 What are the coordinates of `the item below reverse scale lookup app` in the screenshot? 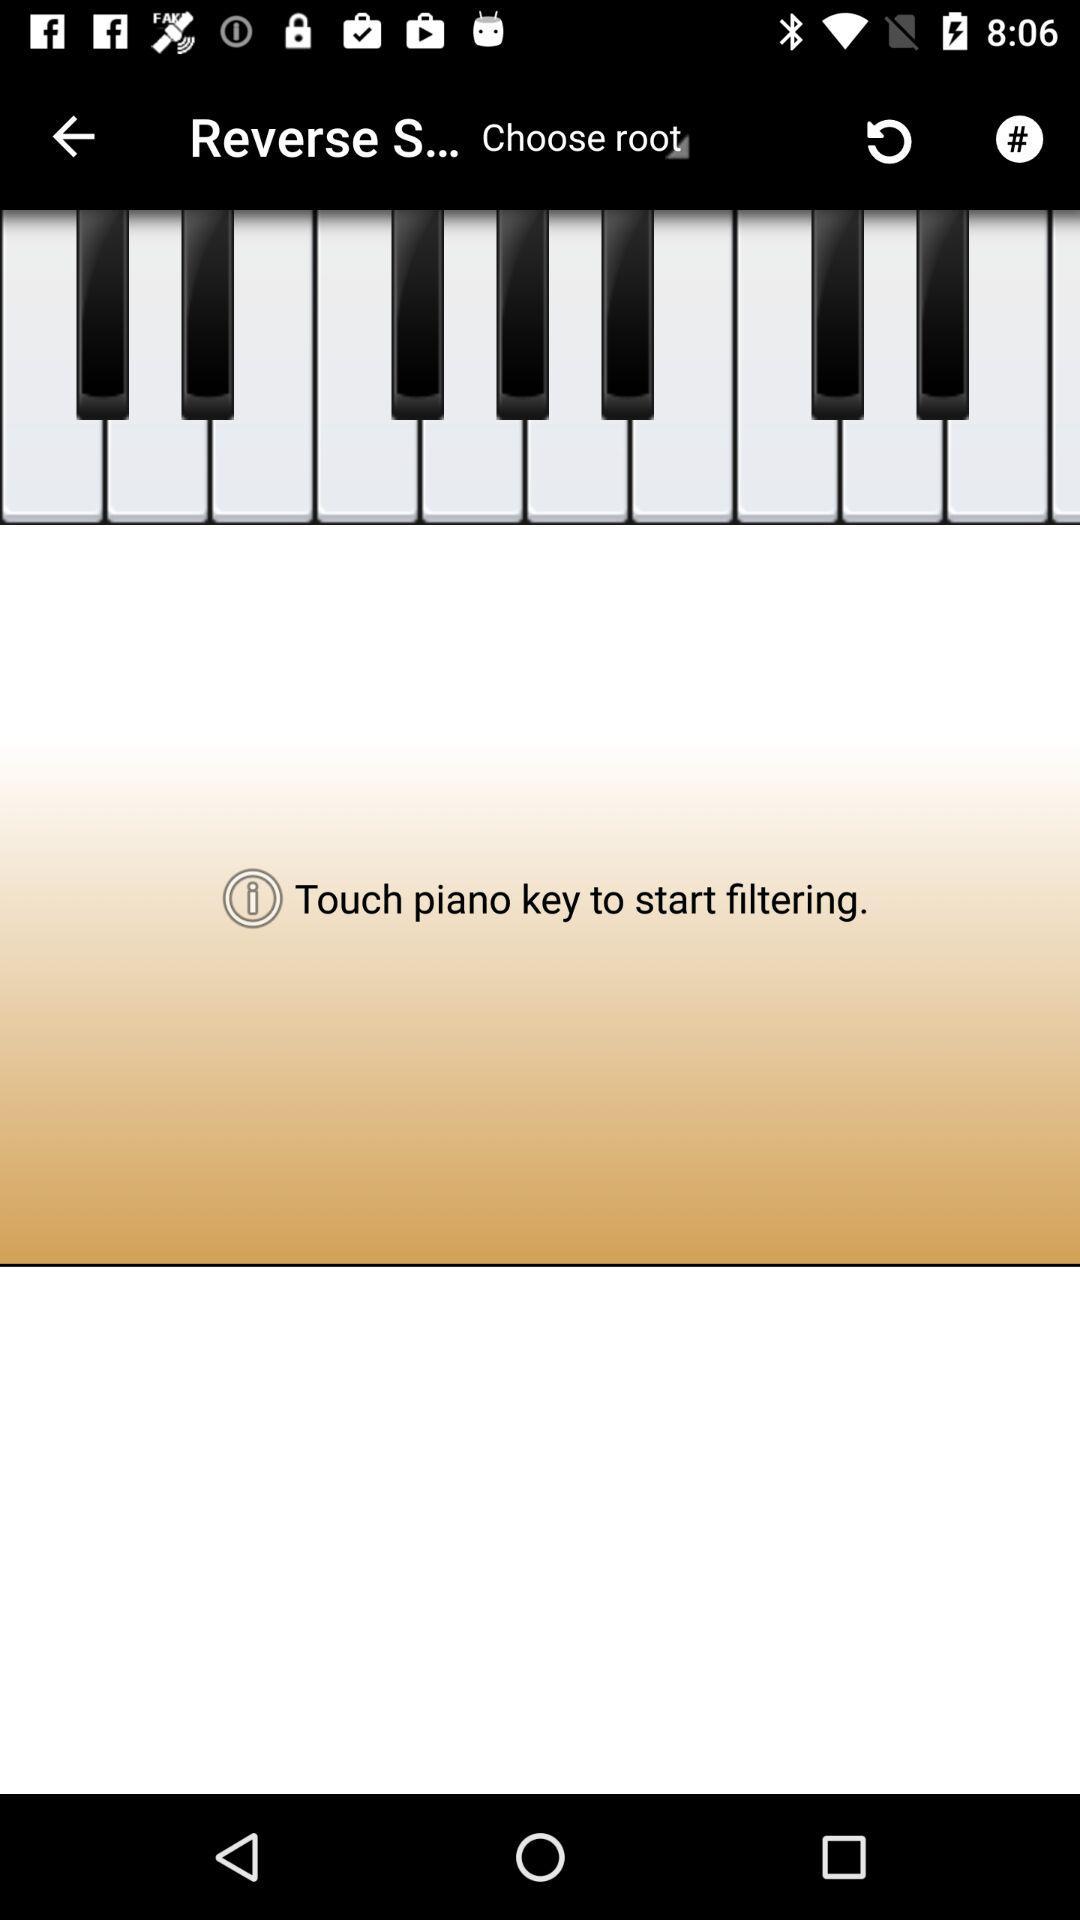 It's located at (472, 367).